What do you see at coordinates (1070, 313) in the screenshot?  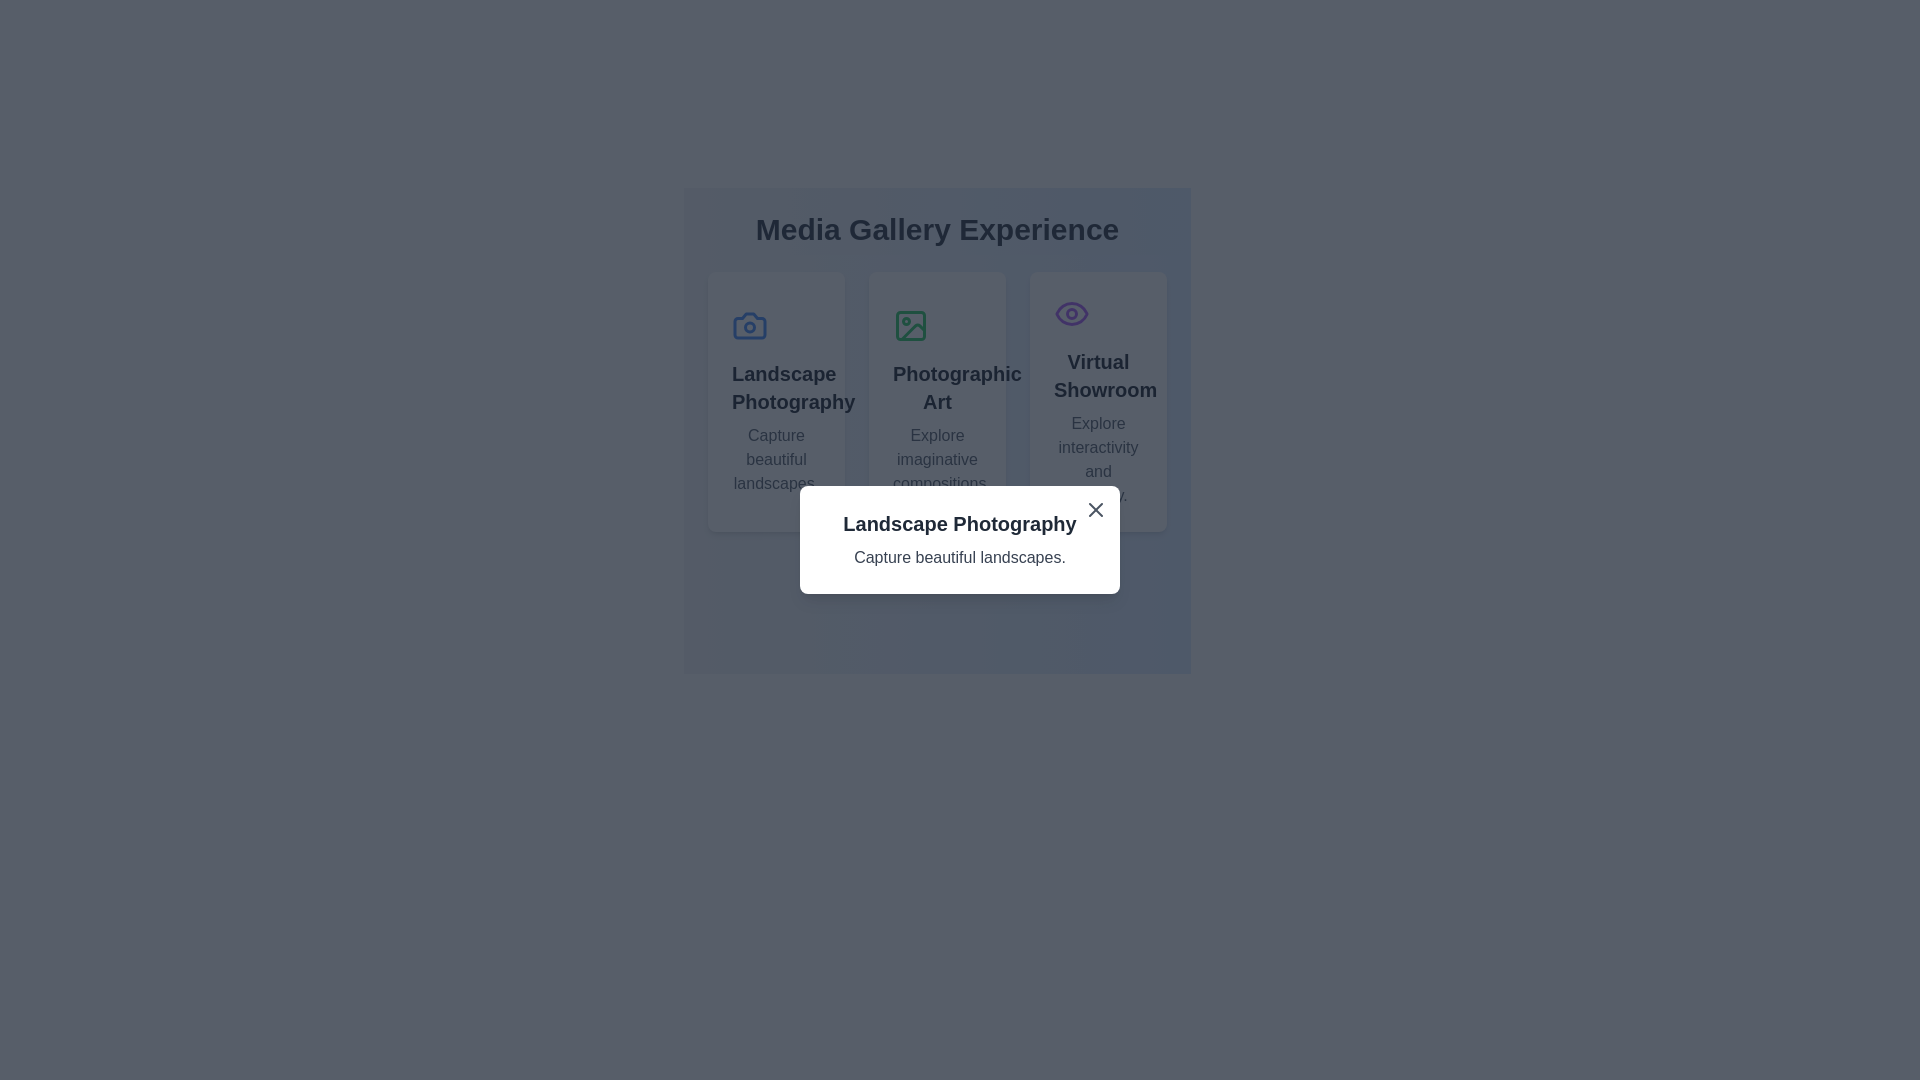 I see `the decorative vector graphic element representing the 'Virtual Showroom' feature, located in the third position from the left under 'Media Gallery Experience'` at bounding box center [1070, 313].